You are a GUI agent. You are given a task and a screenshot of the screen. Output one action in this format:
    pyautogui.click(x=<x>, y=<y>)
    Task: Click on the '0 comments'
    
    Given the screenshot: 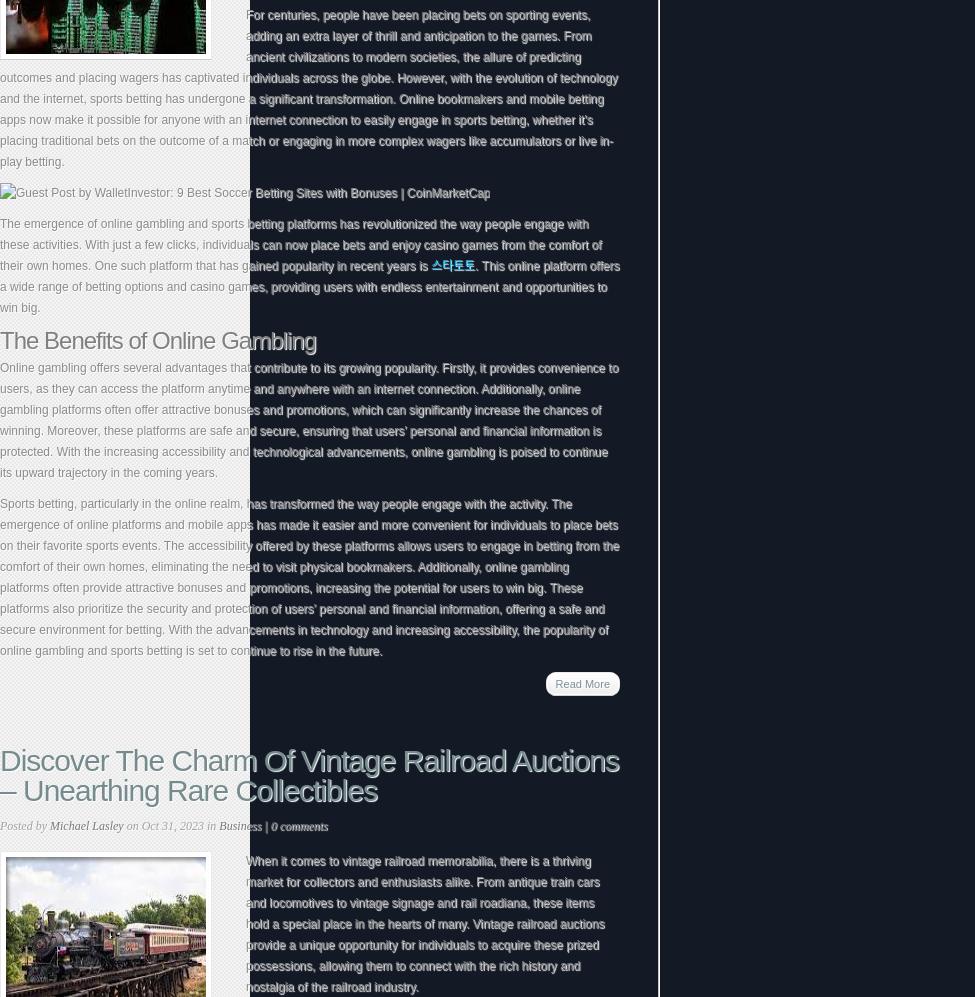 What is the action you would take?
    pyautogui.click(x=269, y=826)
    